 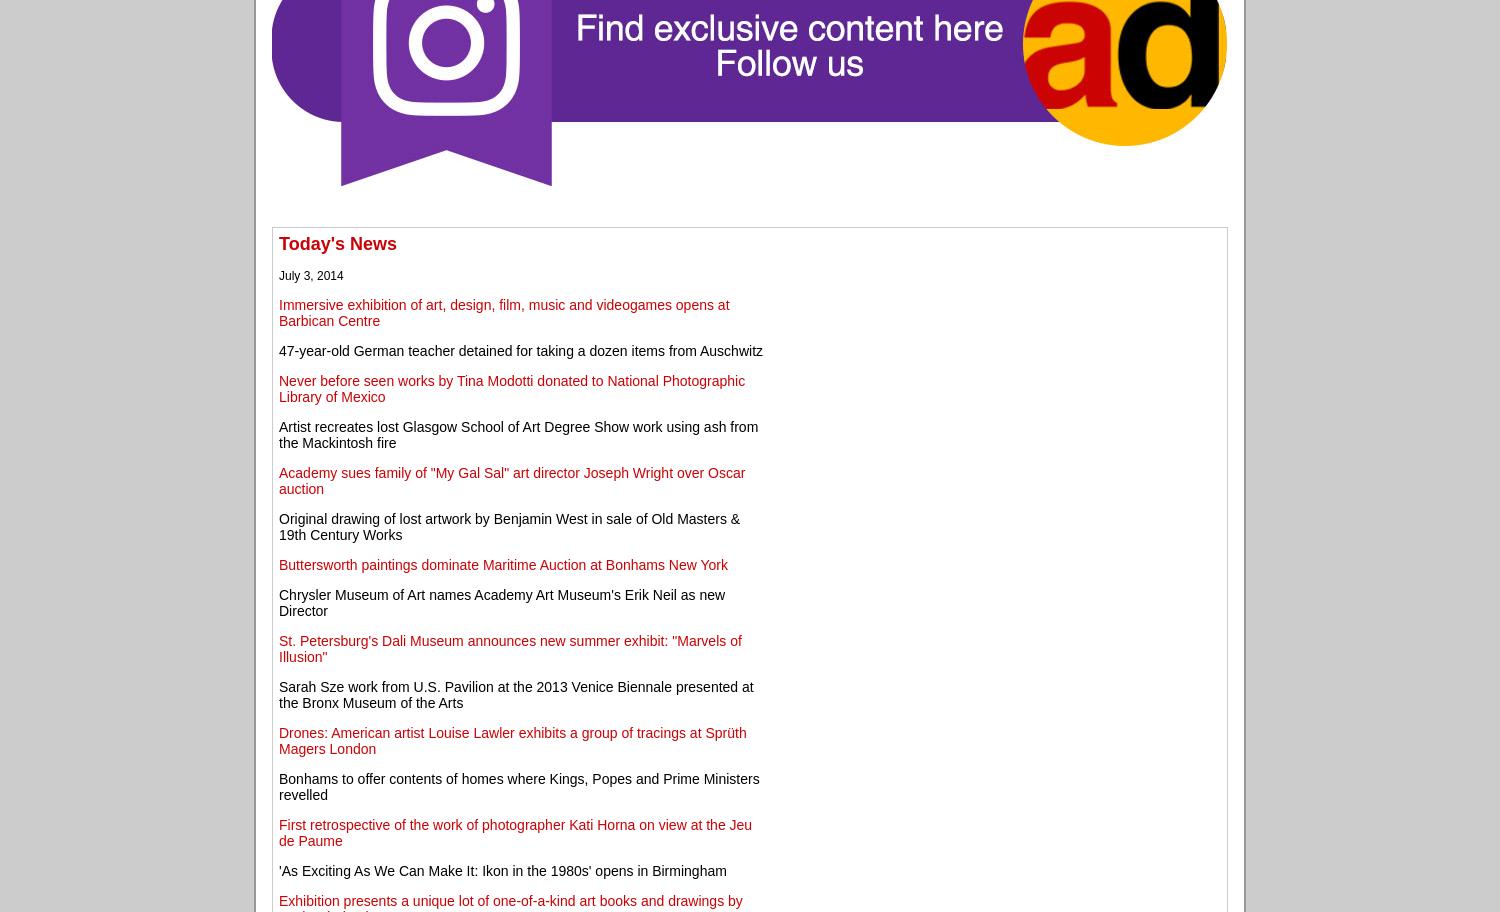 I want to click on 'Never before seen works by Tina Modotti donated to National Photographic Library of Mexico', so click(x=511, y=387).